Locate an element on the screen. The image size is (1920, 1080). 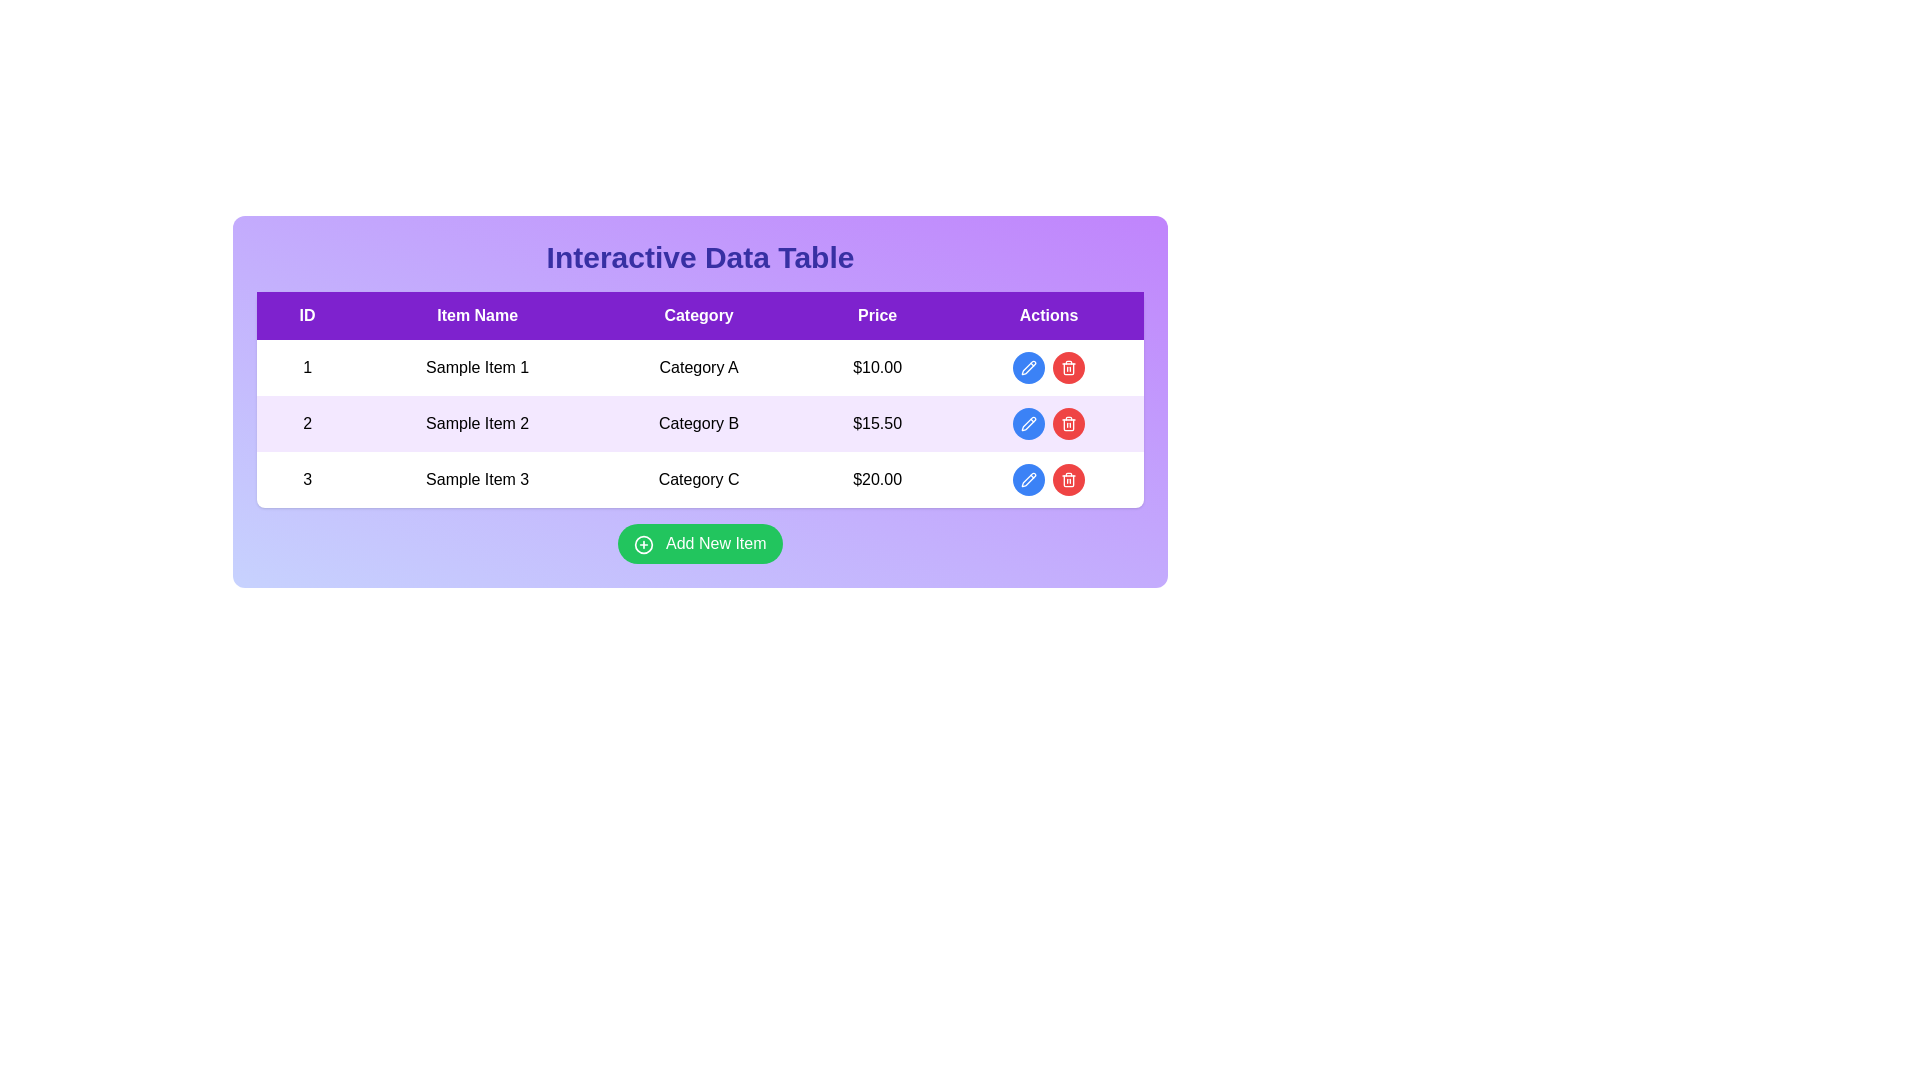
the text cell in the third column of the second row of the table, which indicates the category of the item, located between 'Sample Item 2' and '$15.50' is located at coordinates (699, 423).